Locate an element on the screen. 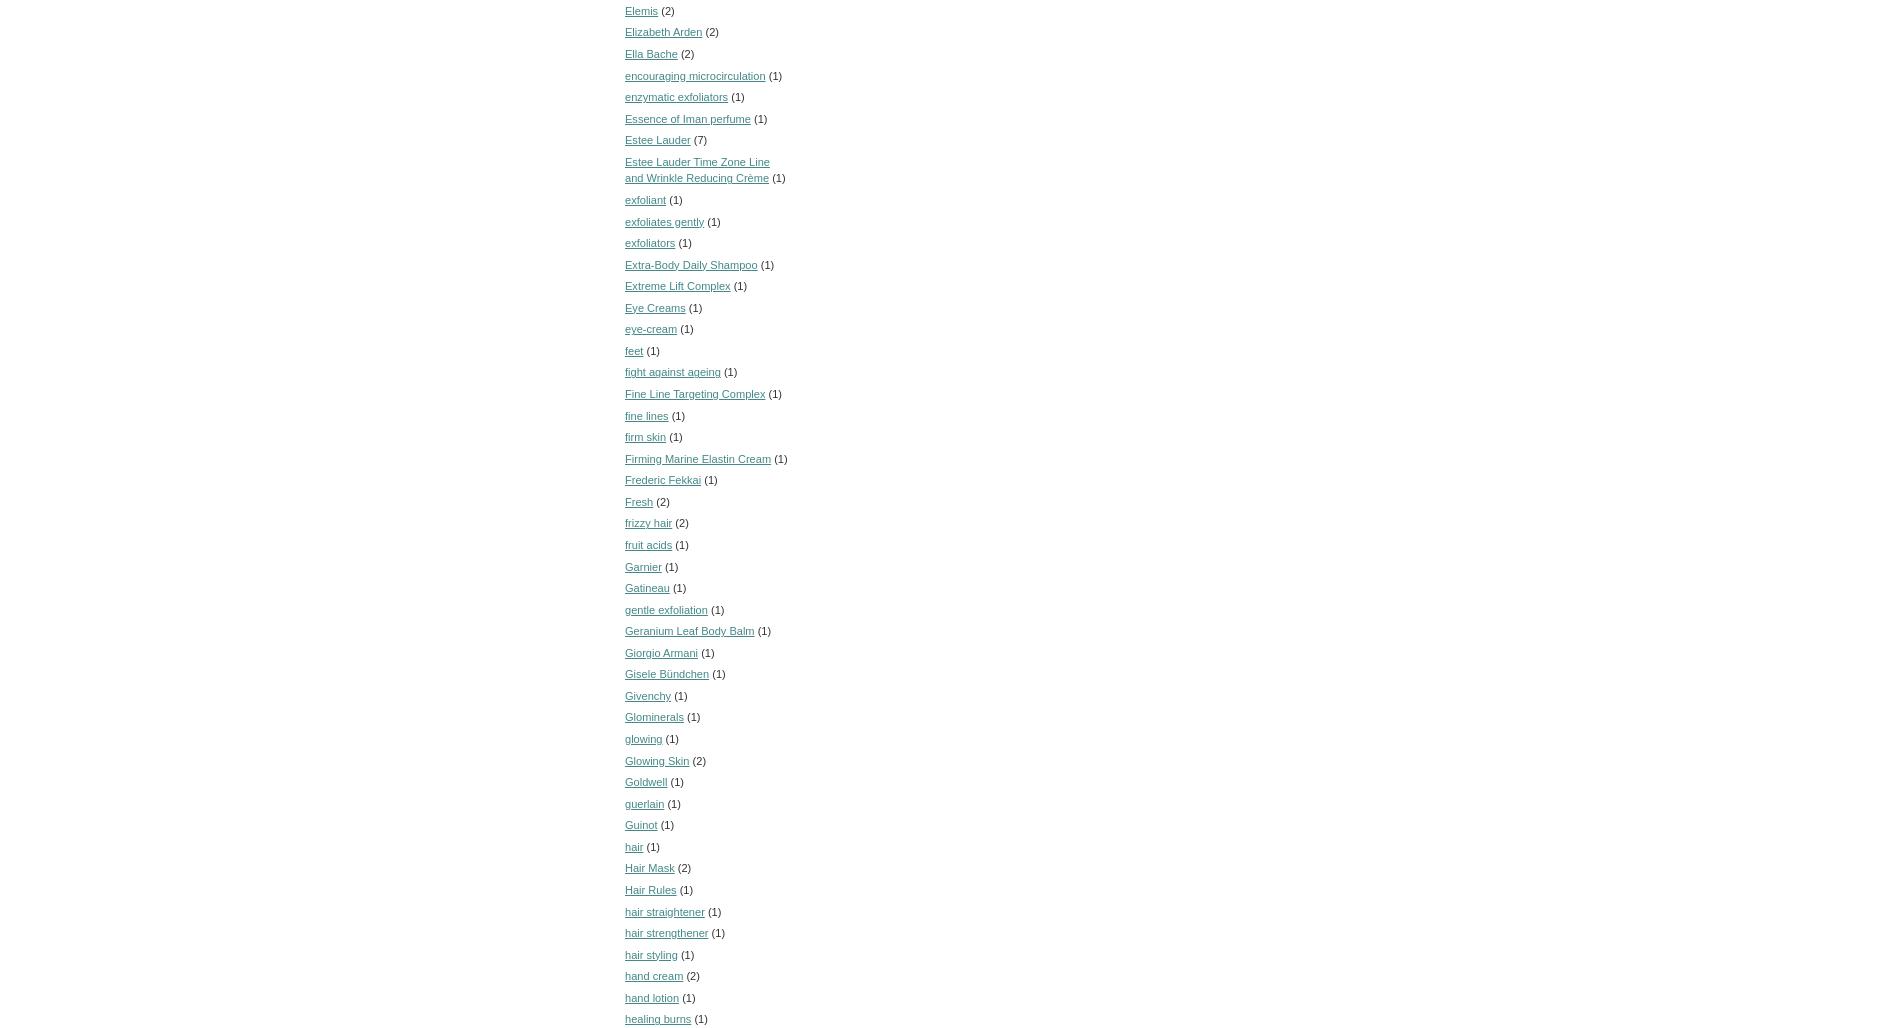 Image resolution: width=1900 pixels, height=1028 pixels. 'exfoliates gently' is located at coordinates (664, 220).